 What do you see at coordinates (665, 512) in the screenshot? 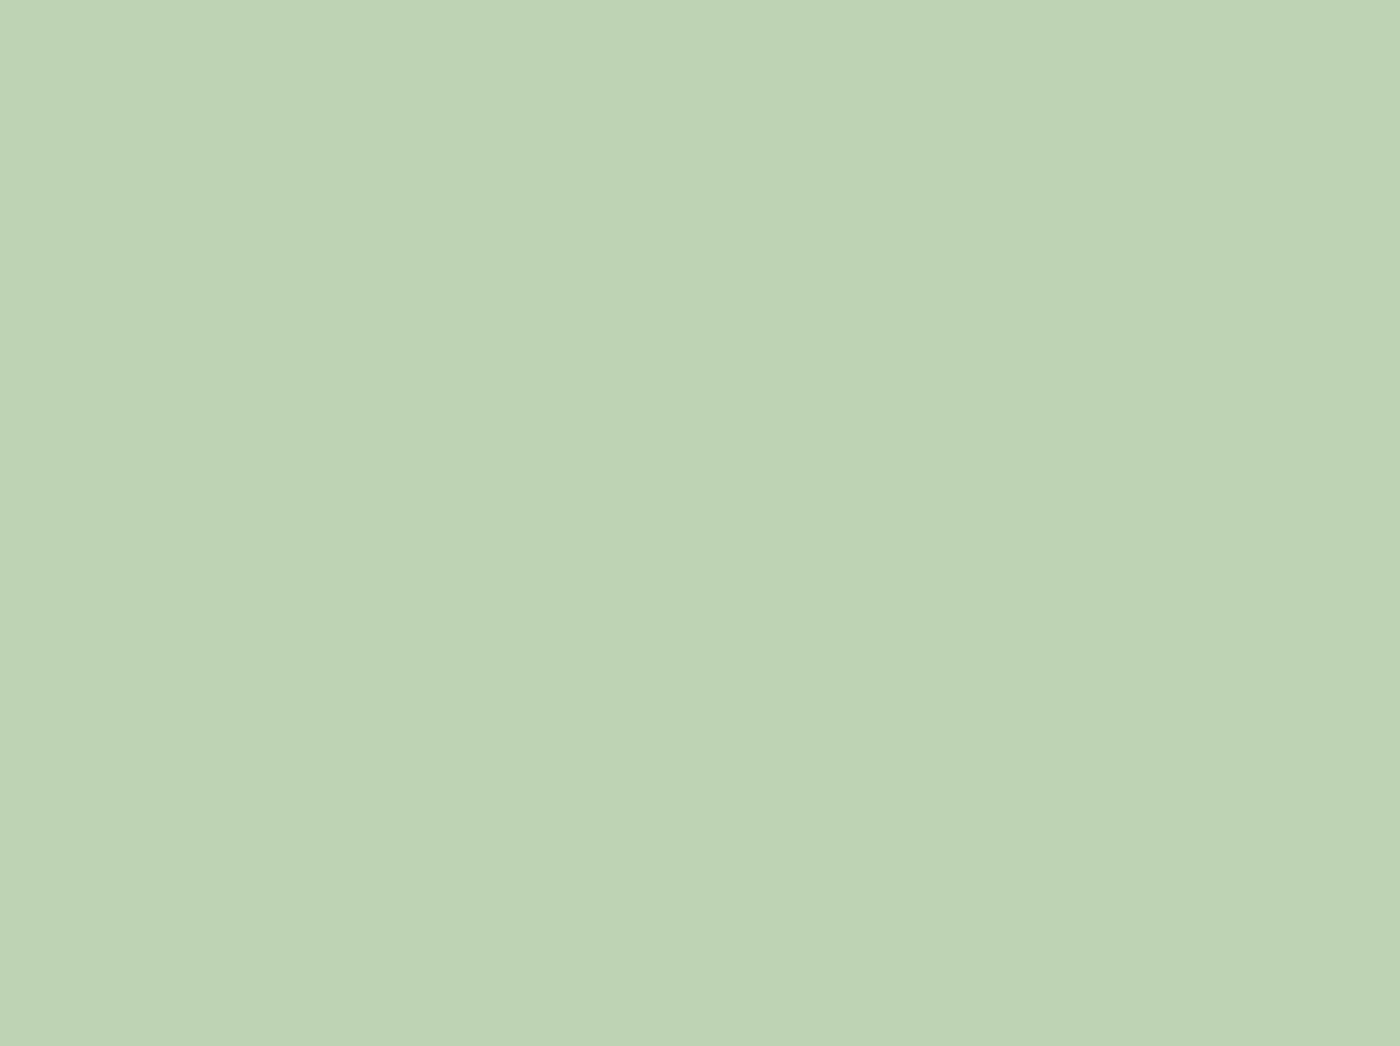
I see `'65th. Justin Thurston'` at bounding box center [665, 512].